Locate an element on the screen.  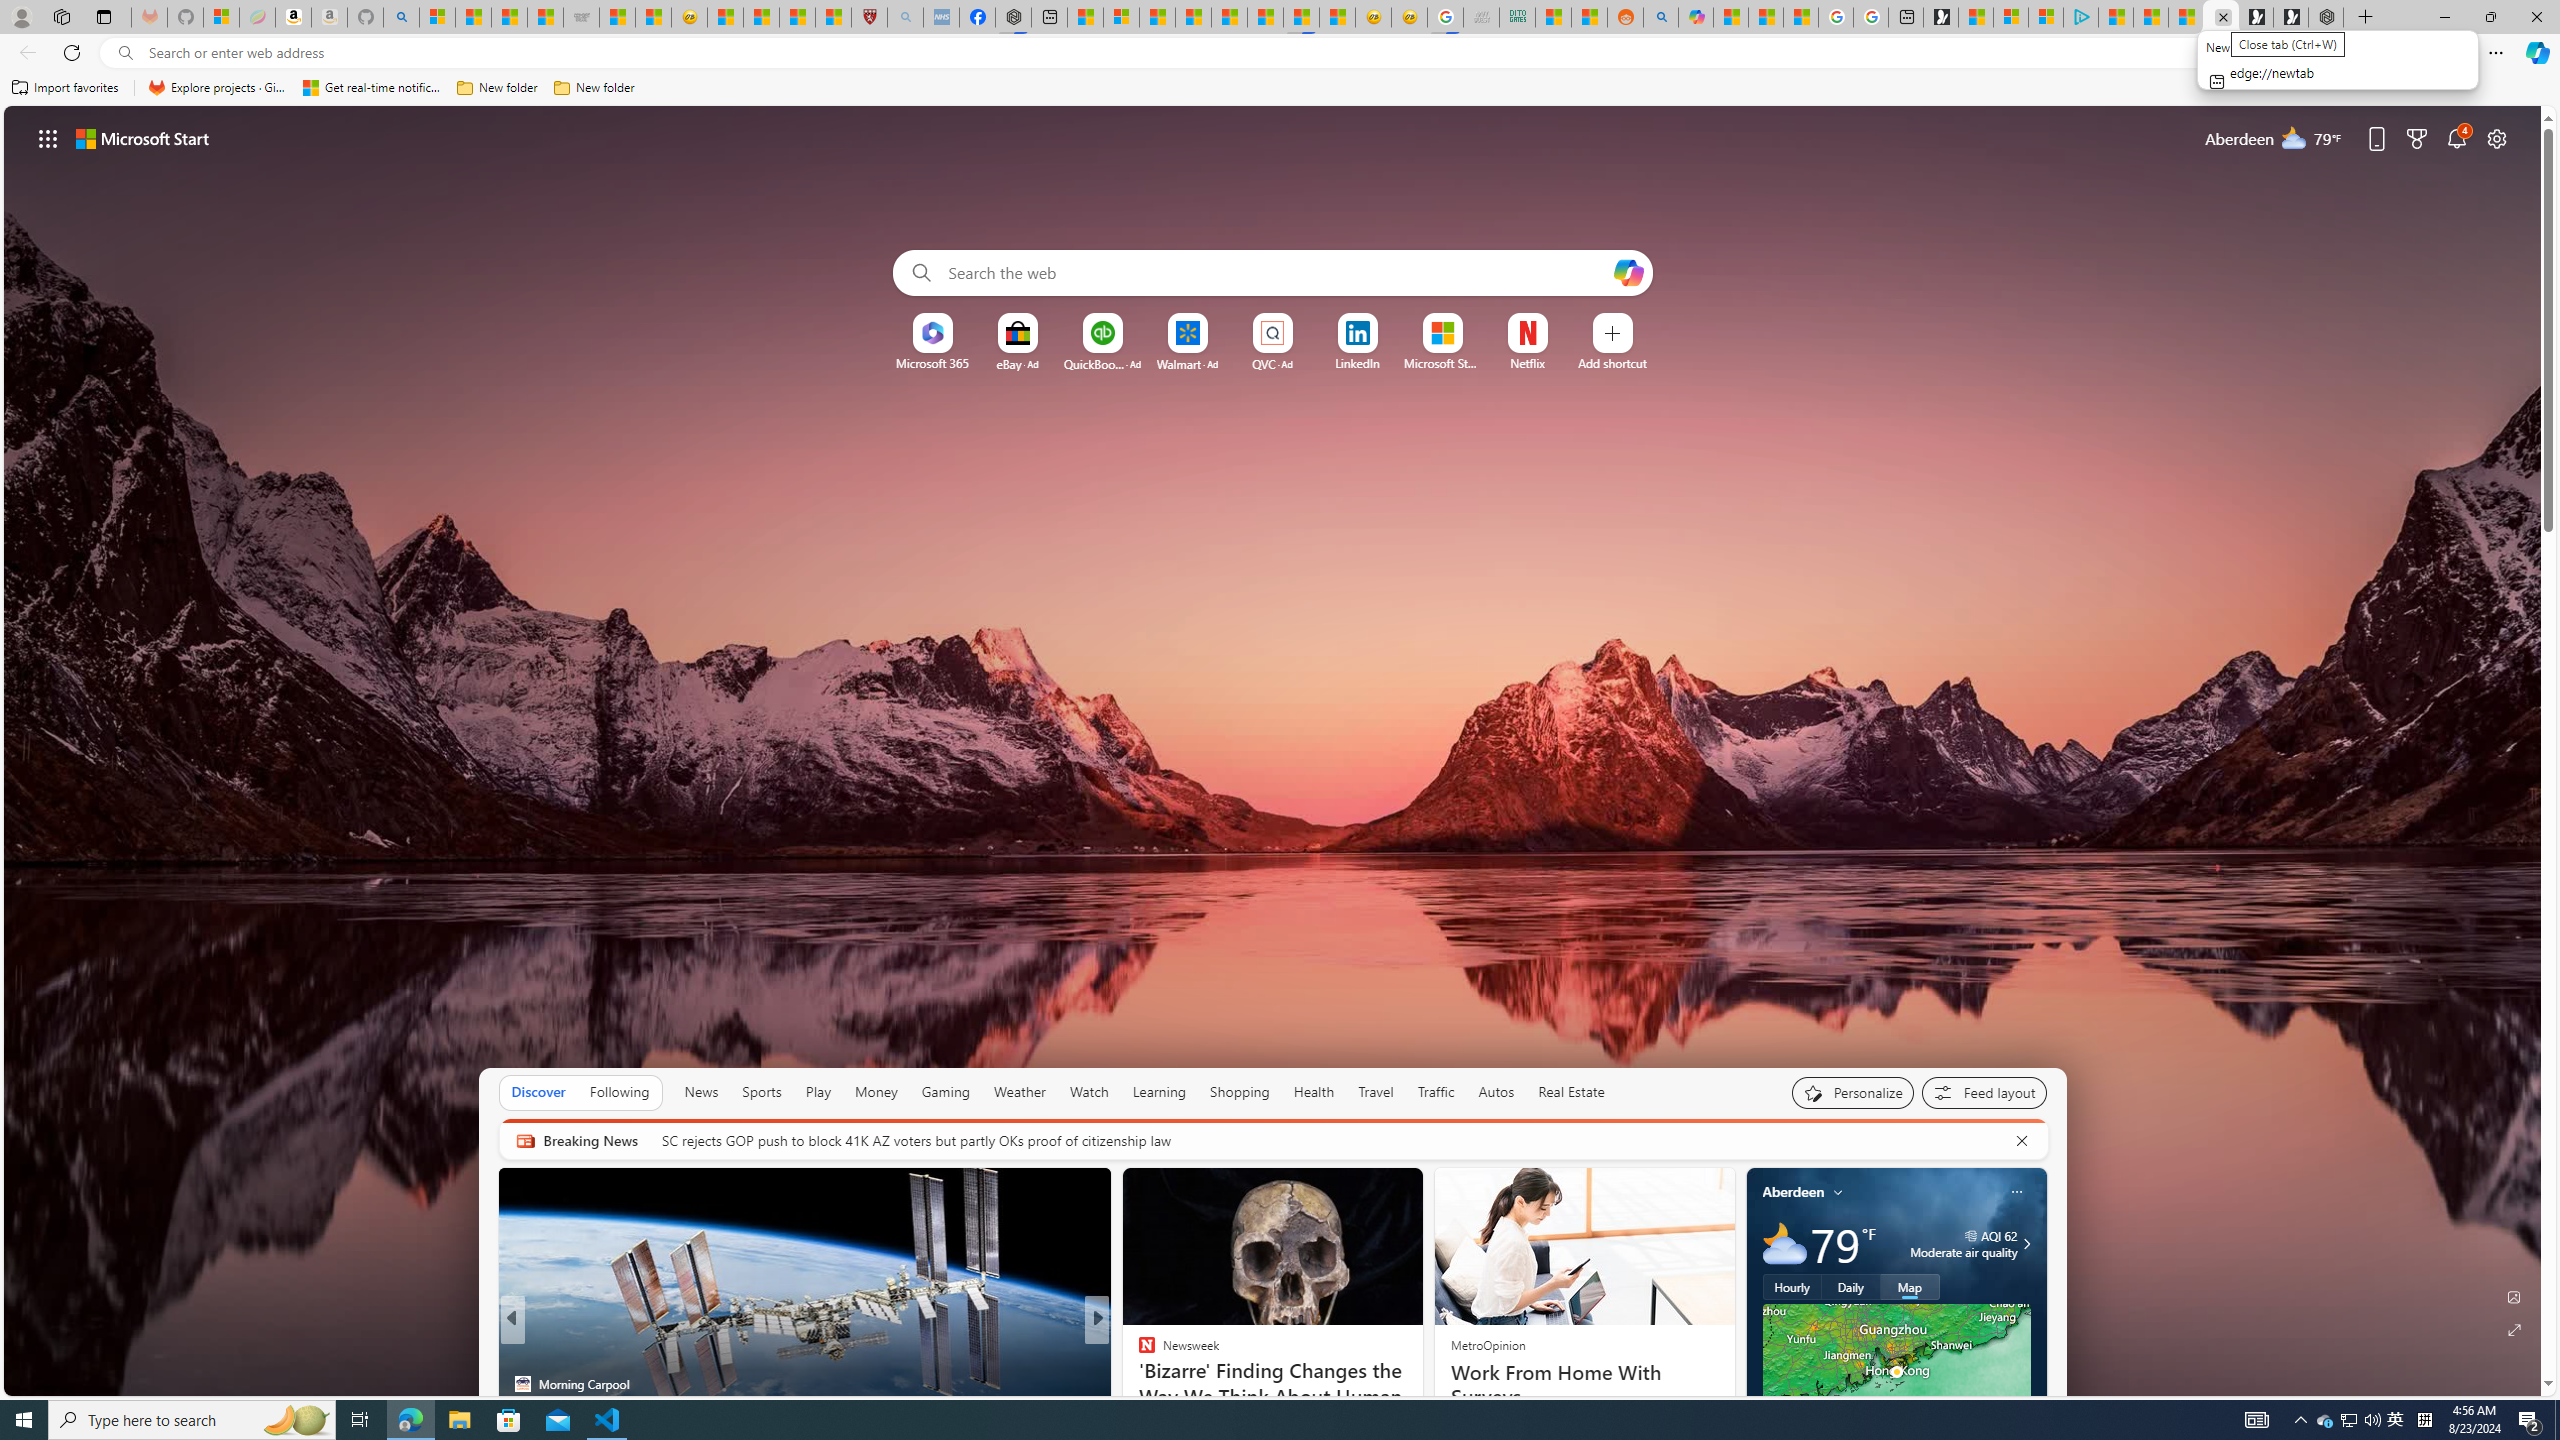
'MetroOpinion' is located at coordinates (1487, 1344).